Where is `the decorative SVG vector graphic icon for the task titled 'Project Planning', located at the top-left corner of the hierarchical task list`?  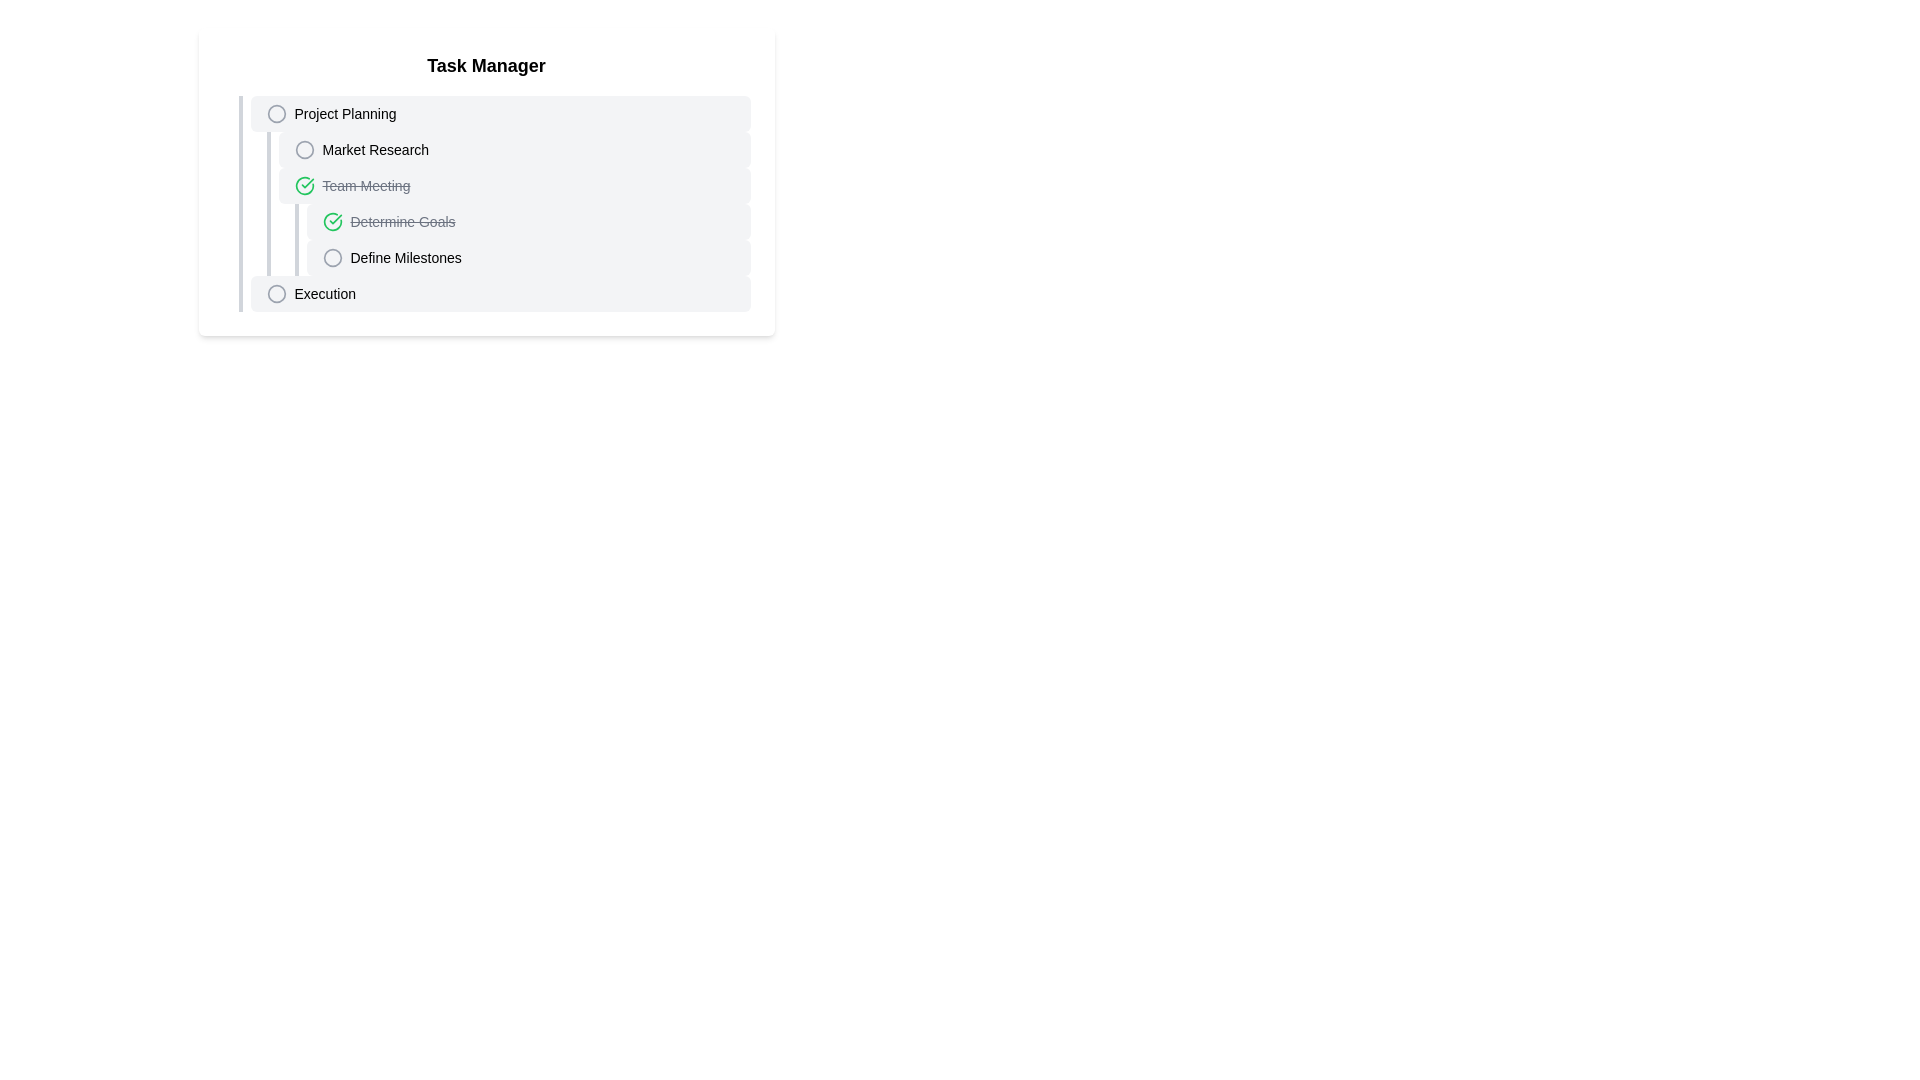
the decorative SVG vector graphic icon for the task titled 'Project Planning', located at the top-left corner of the hierarchical task list is located at coordinates (275, 114).